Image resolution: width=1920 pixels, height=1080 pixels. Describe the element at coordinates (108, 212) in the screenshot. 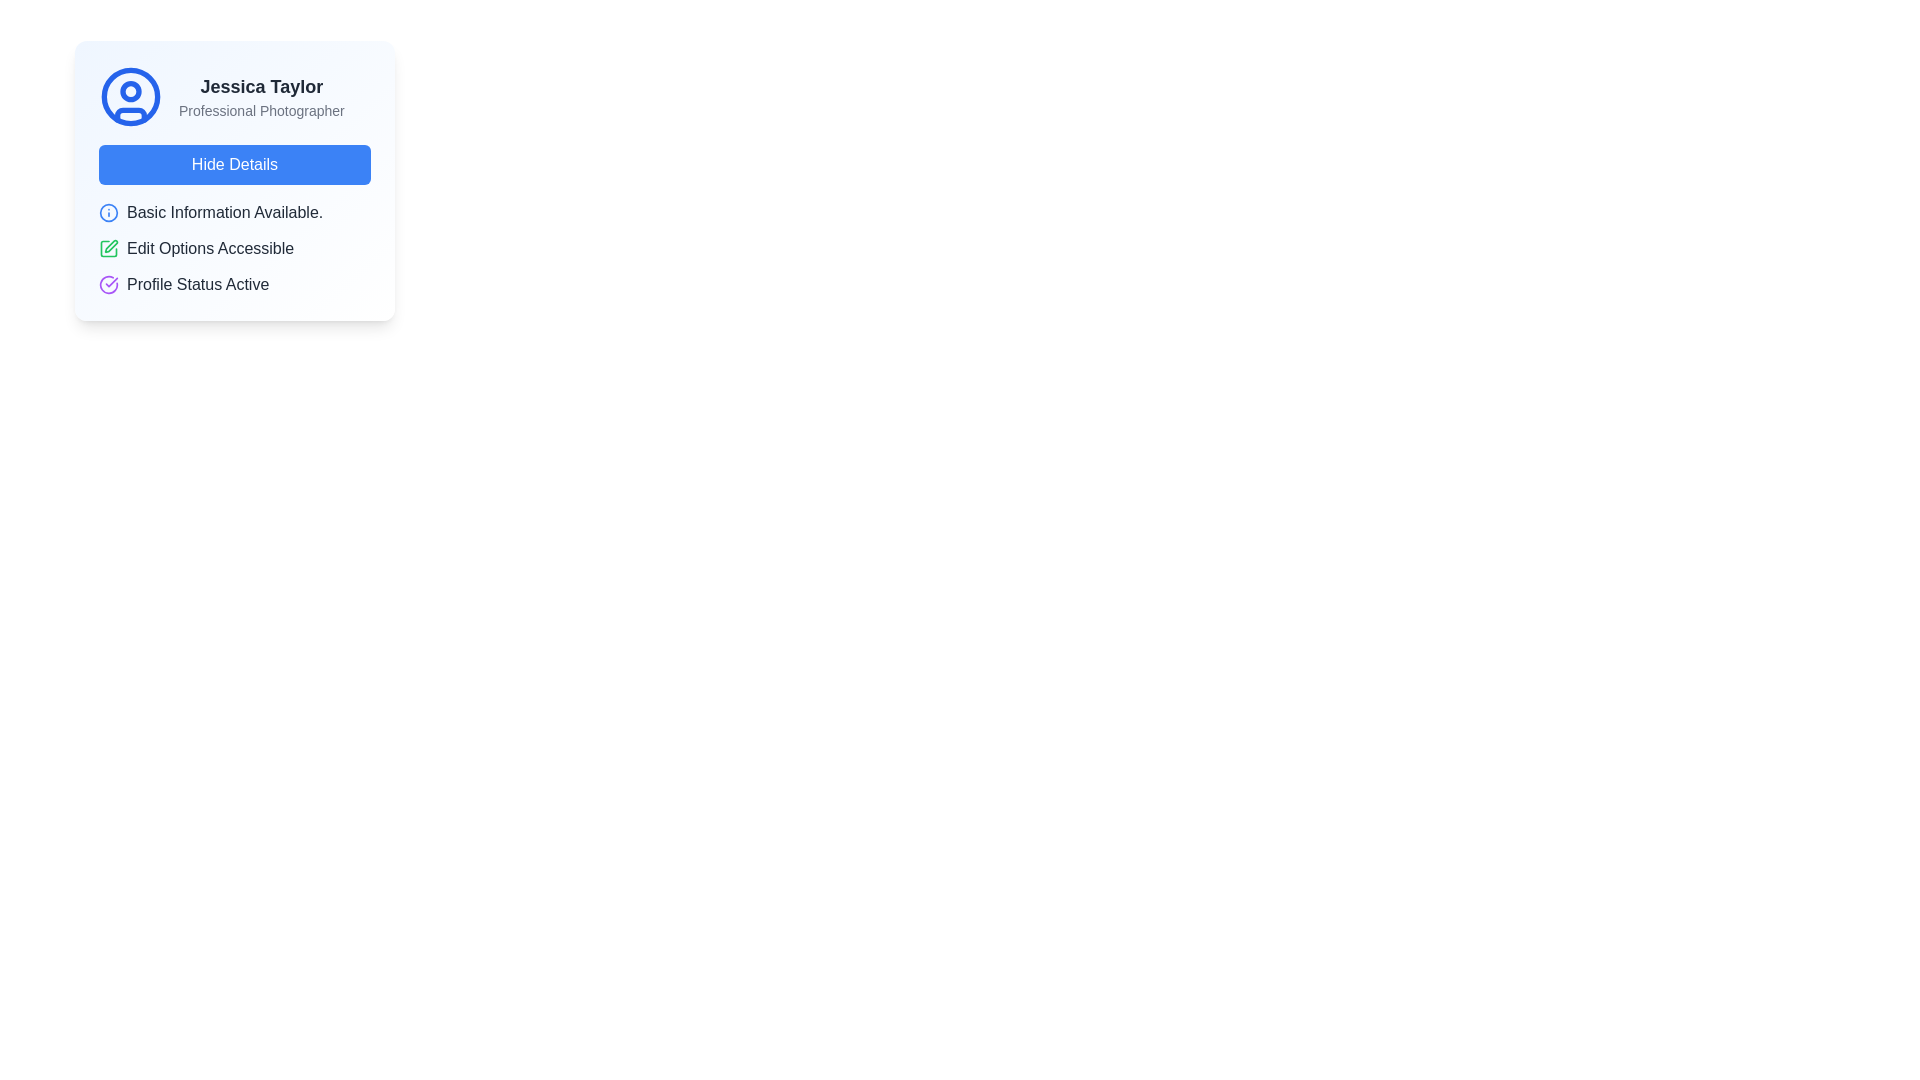

I see `the SVG circle serving as the outer circular border of the informational or status icon, located to the left of the text 'Basic Information Available.'` at that location.